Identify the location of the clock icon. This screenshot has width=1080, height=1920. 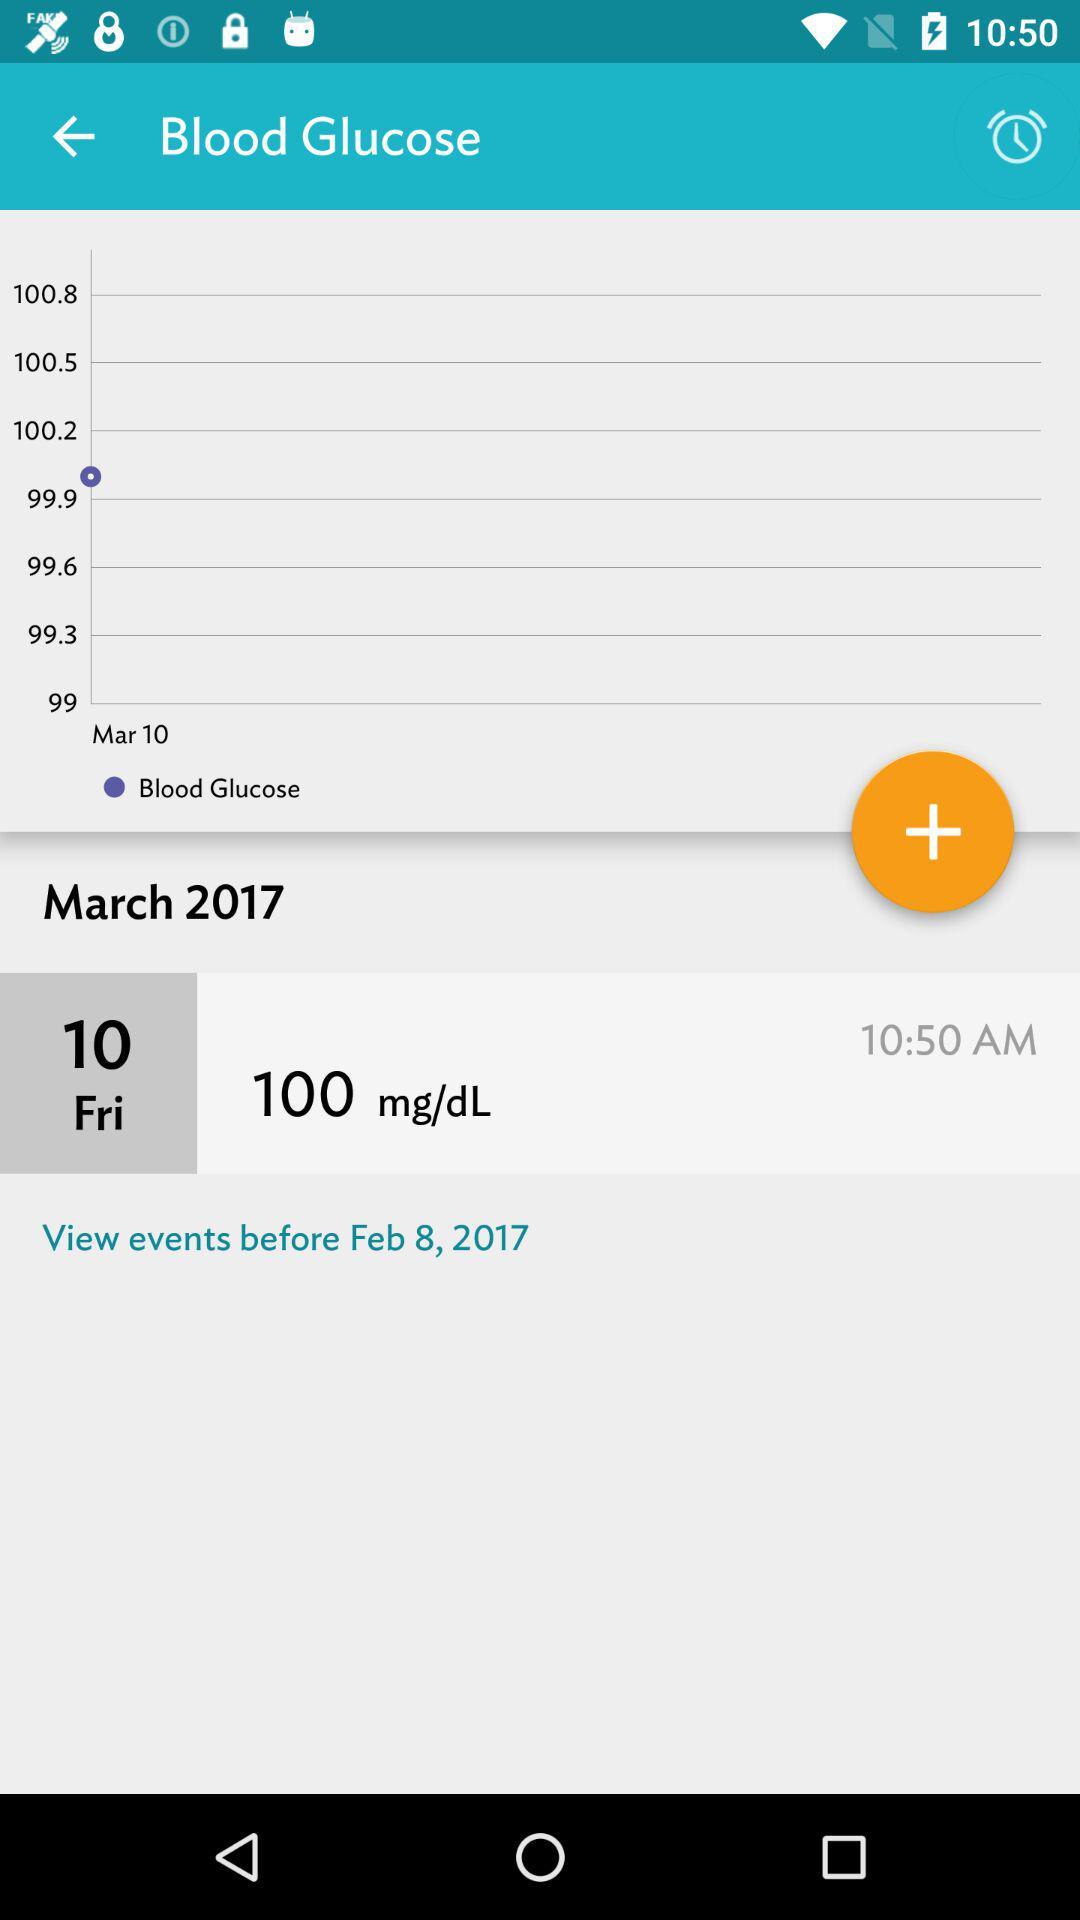
(1017, 136).